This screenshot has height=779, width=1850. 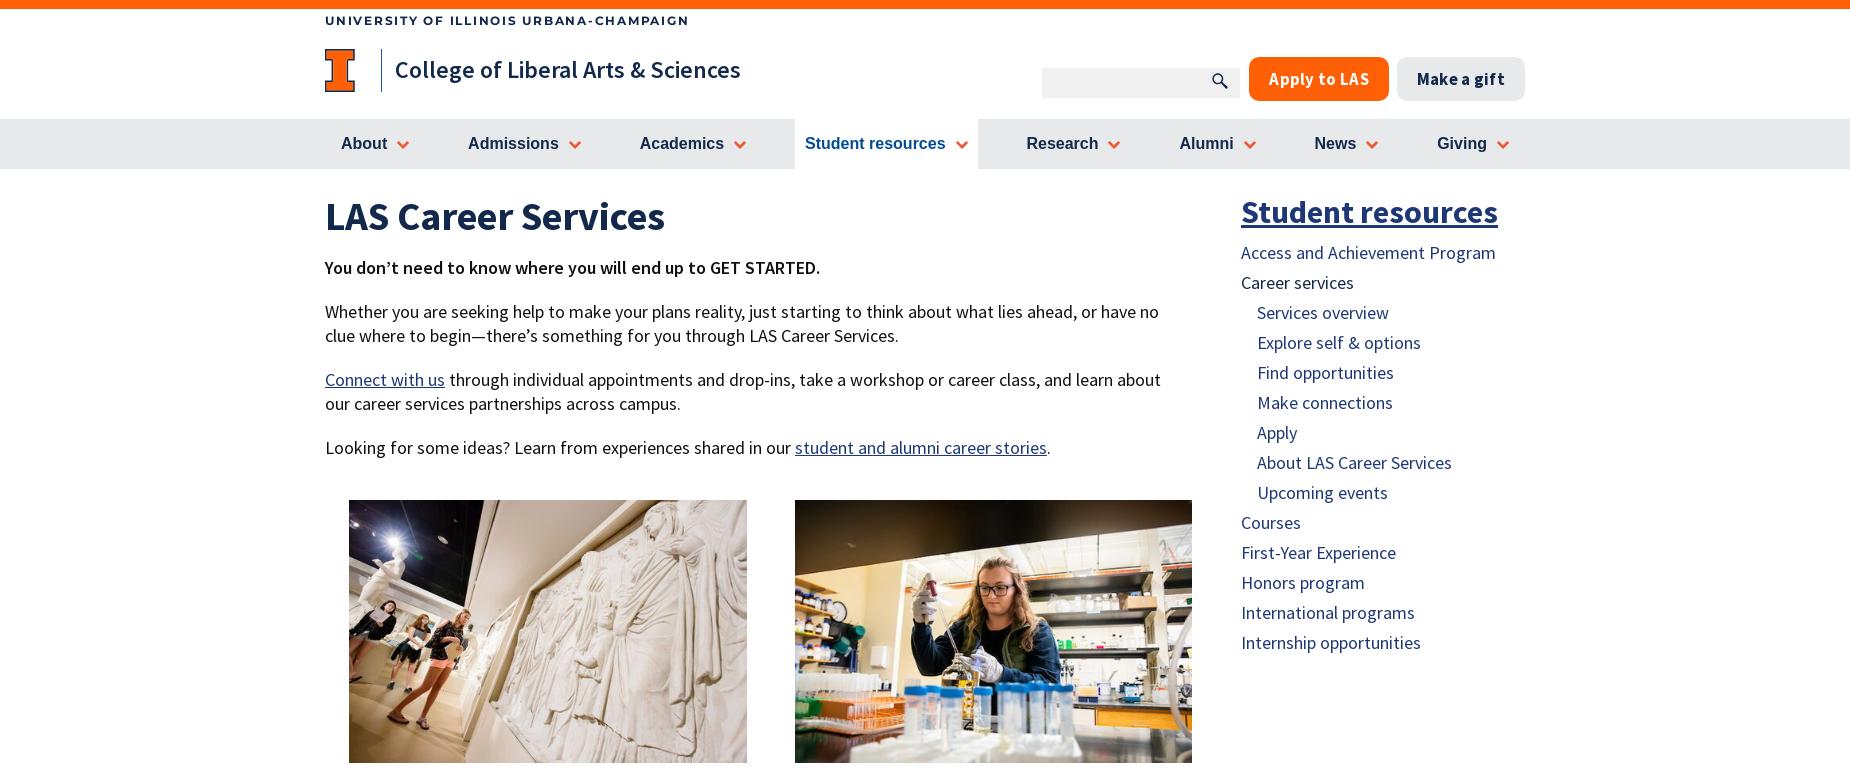 I want to click on 'Career services', so click(x=1296, y=281).